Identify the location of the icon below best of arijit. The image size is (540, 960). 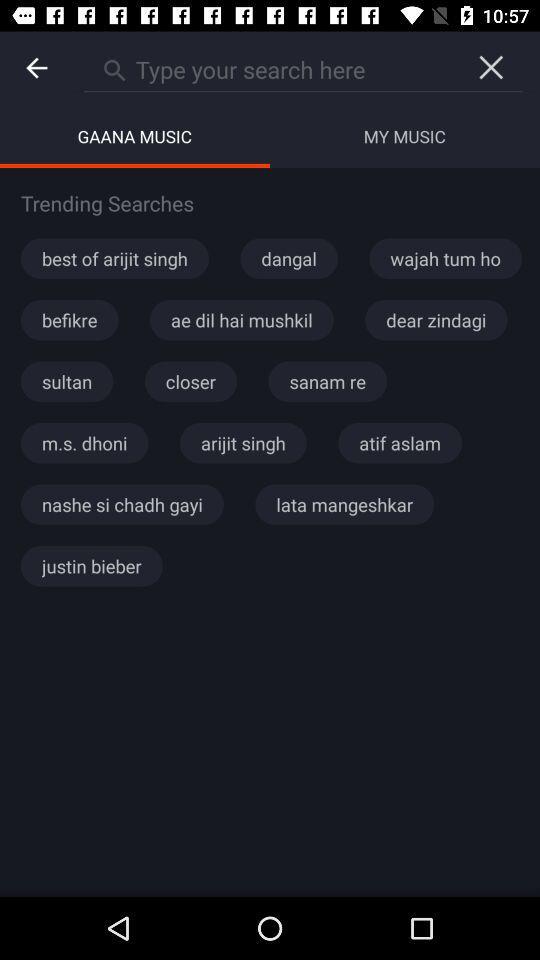
(241, 320).